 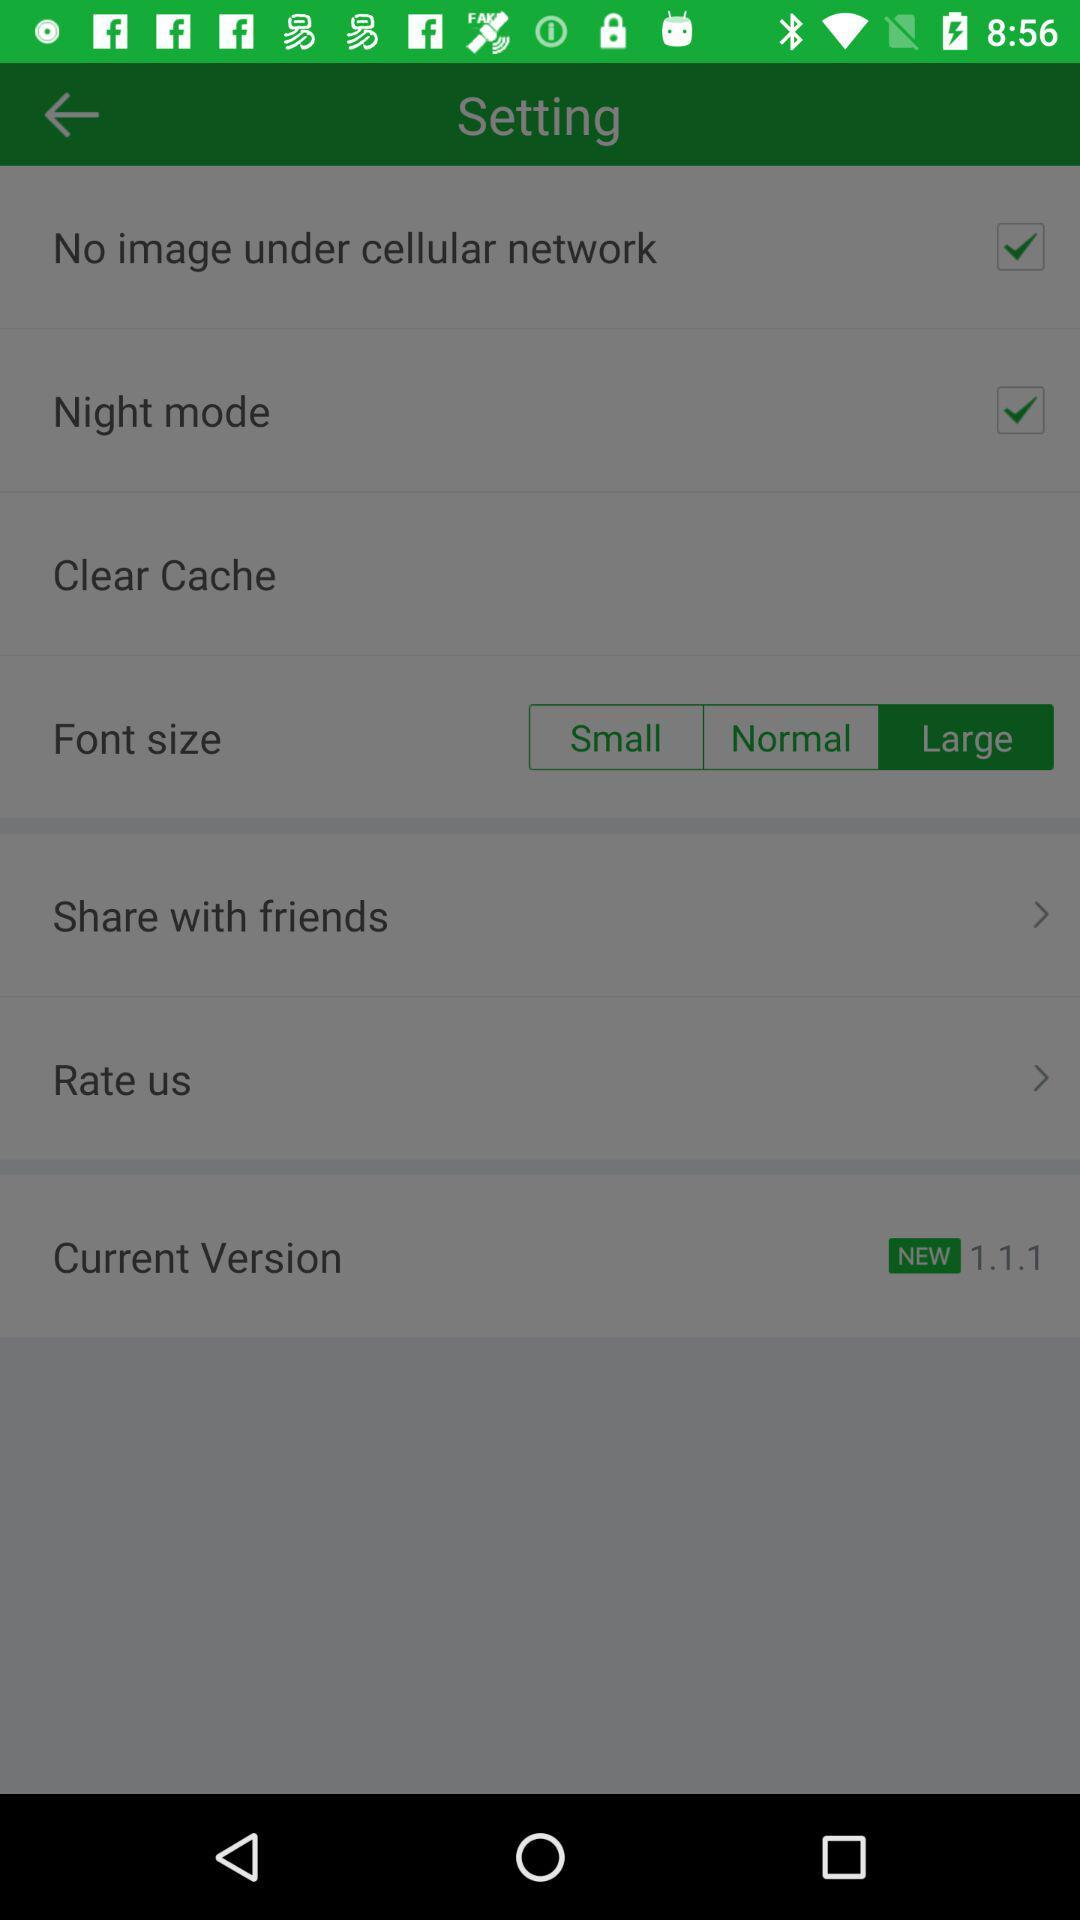 I want to click on item above night mode icon, so click(x=1020, y=245).